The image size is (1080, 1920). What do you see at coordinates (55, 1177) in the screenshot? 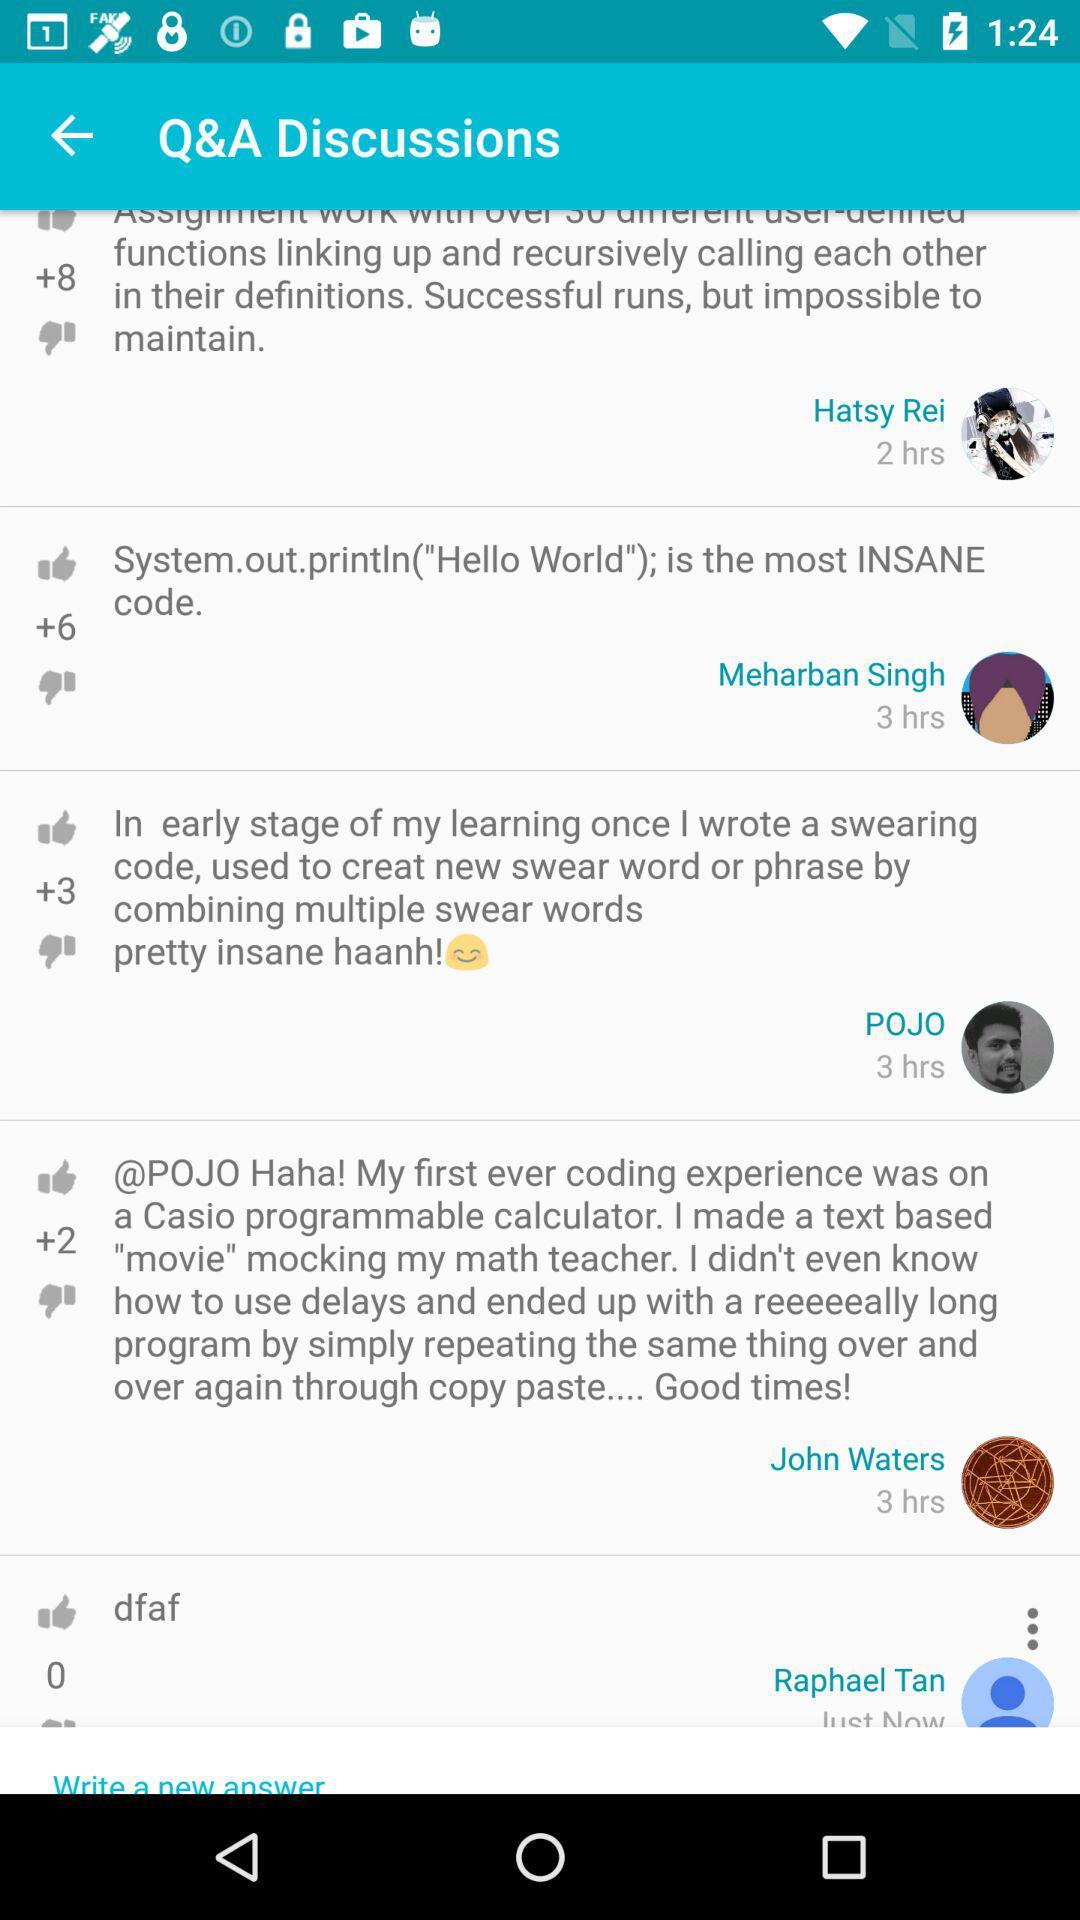
I see `up vote post` at bounding box center [55, 1177].